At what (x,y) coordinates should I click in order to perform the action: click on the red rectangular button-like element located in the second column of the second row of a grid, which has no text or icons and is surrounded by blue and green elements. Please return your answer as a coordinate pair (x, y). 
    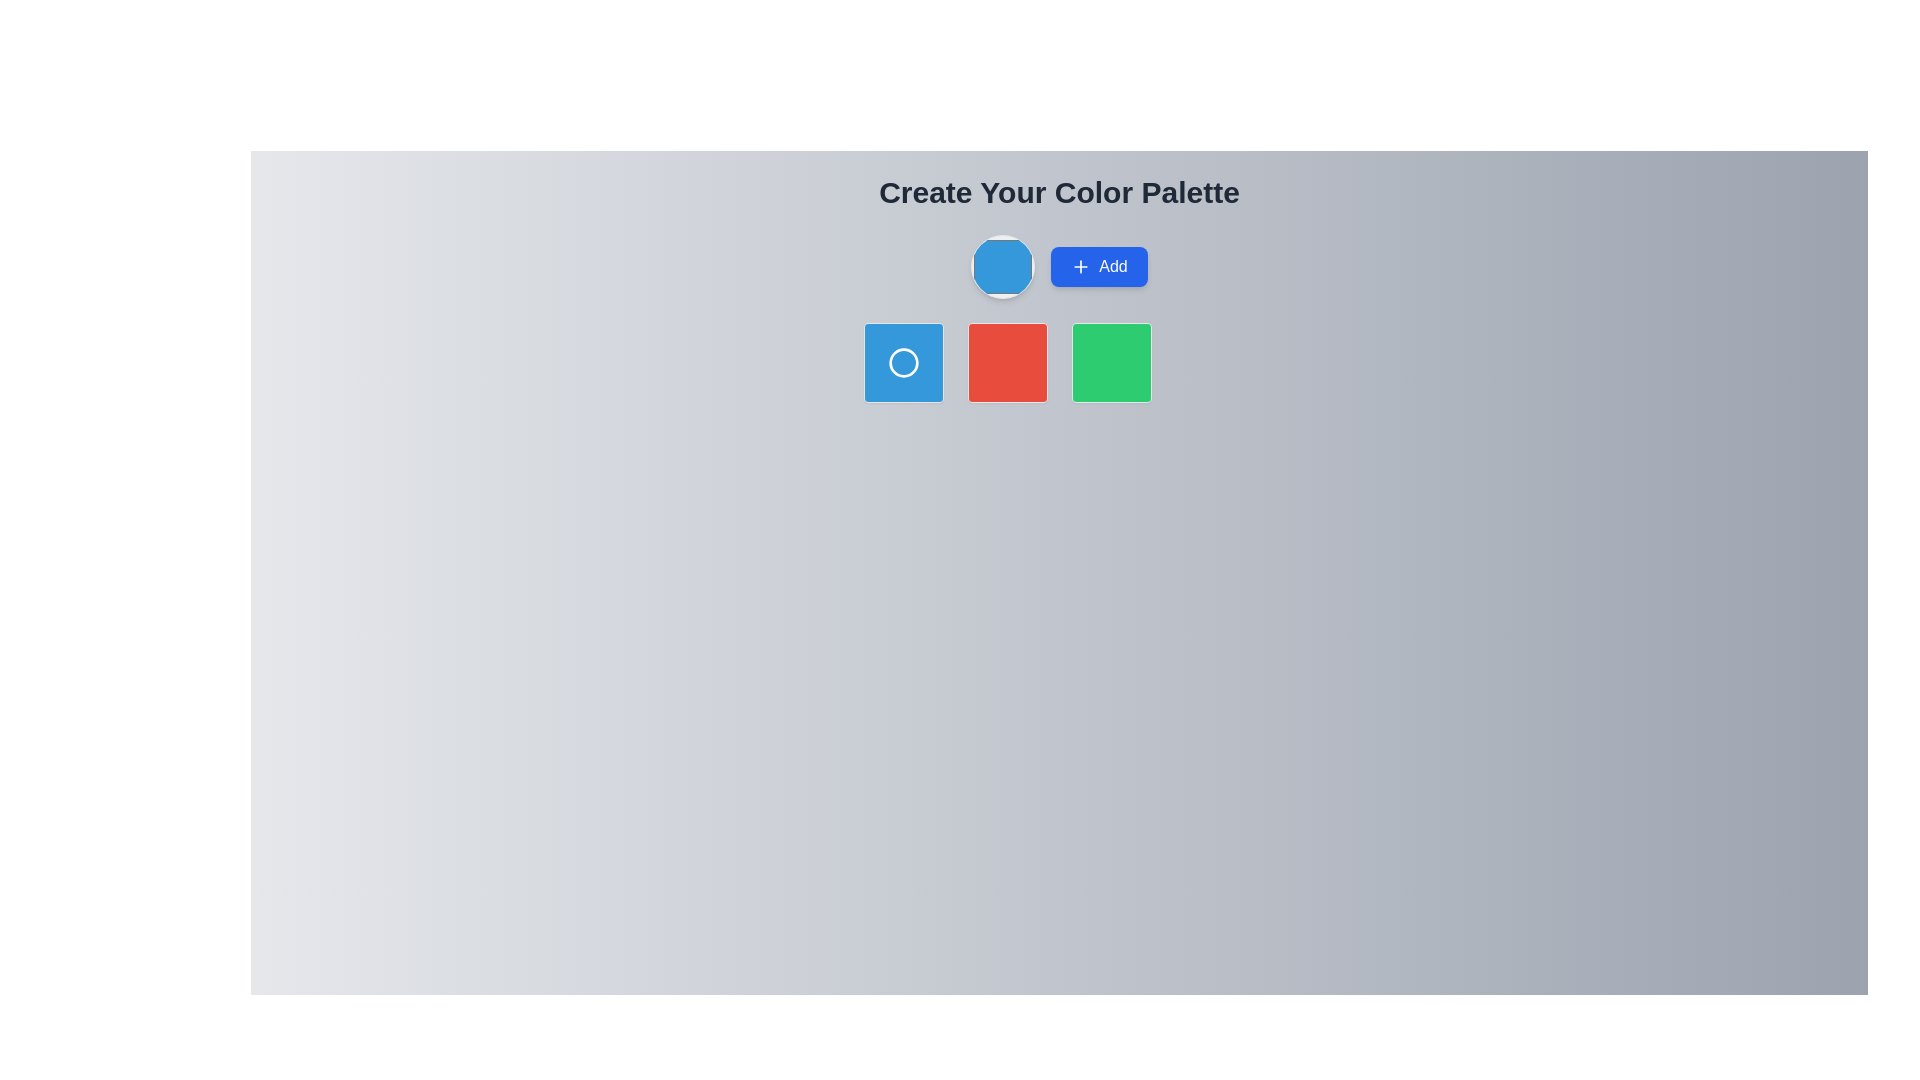
    Looking at the image, I should click on (1007, 362).